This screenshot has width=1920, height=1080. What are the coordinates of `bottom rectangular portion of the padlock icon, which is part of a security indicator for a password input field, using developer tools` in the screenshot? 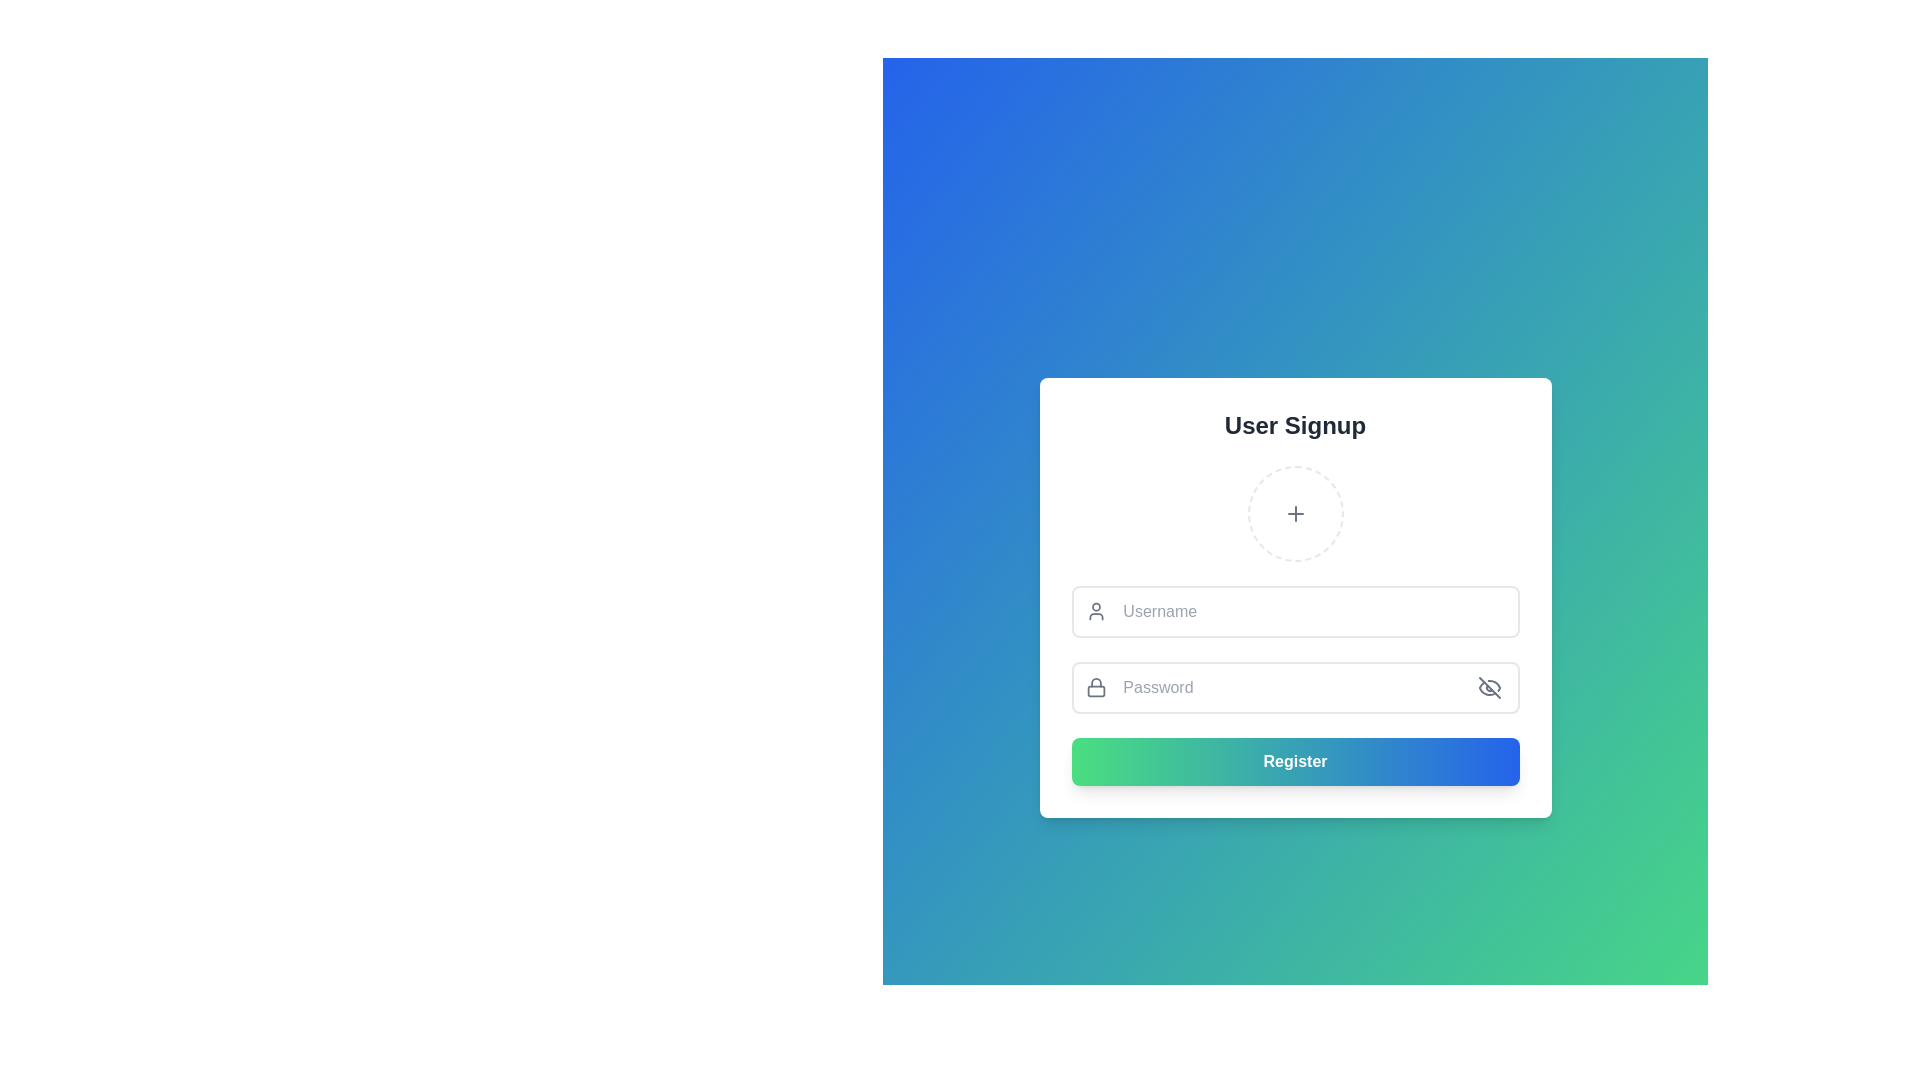 It's located at (1095, 691).